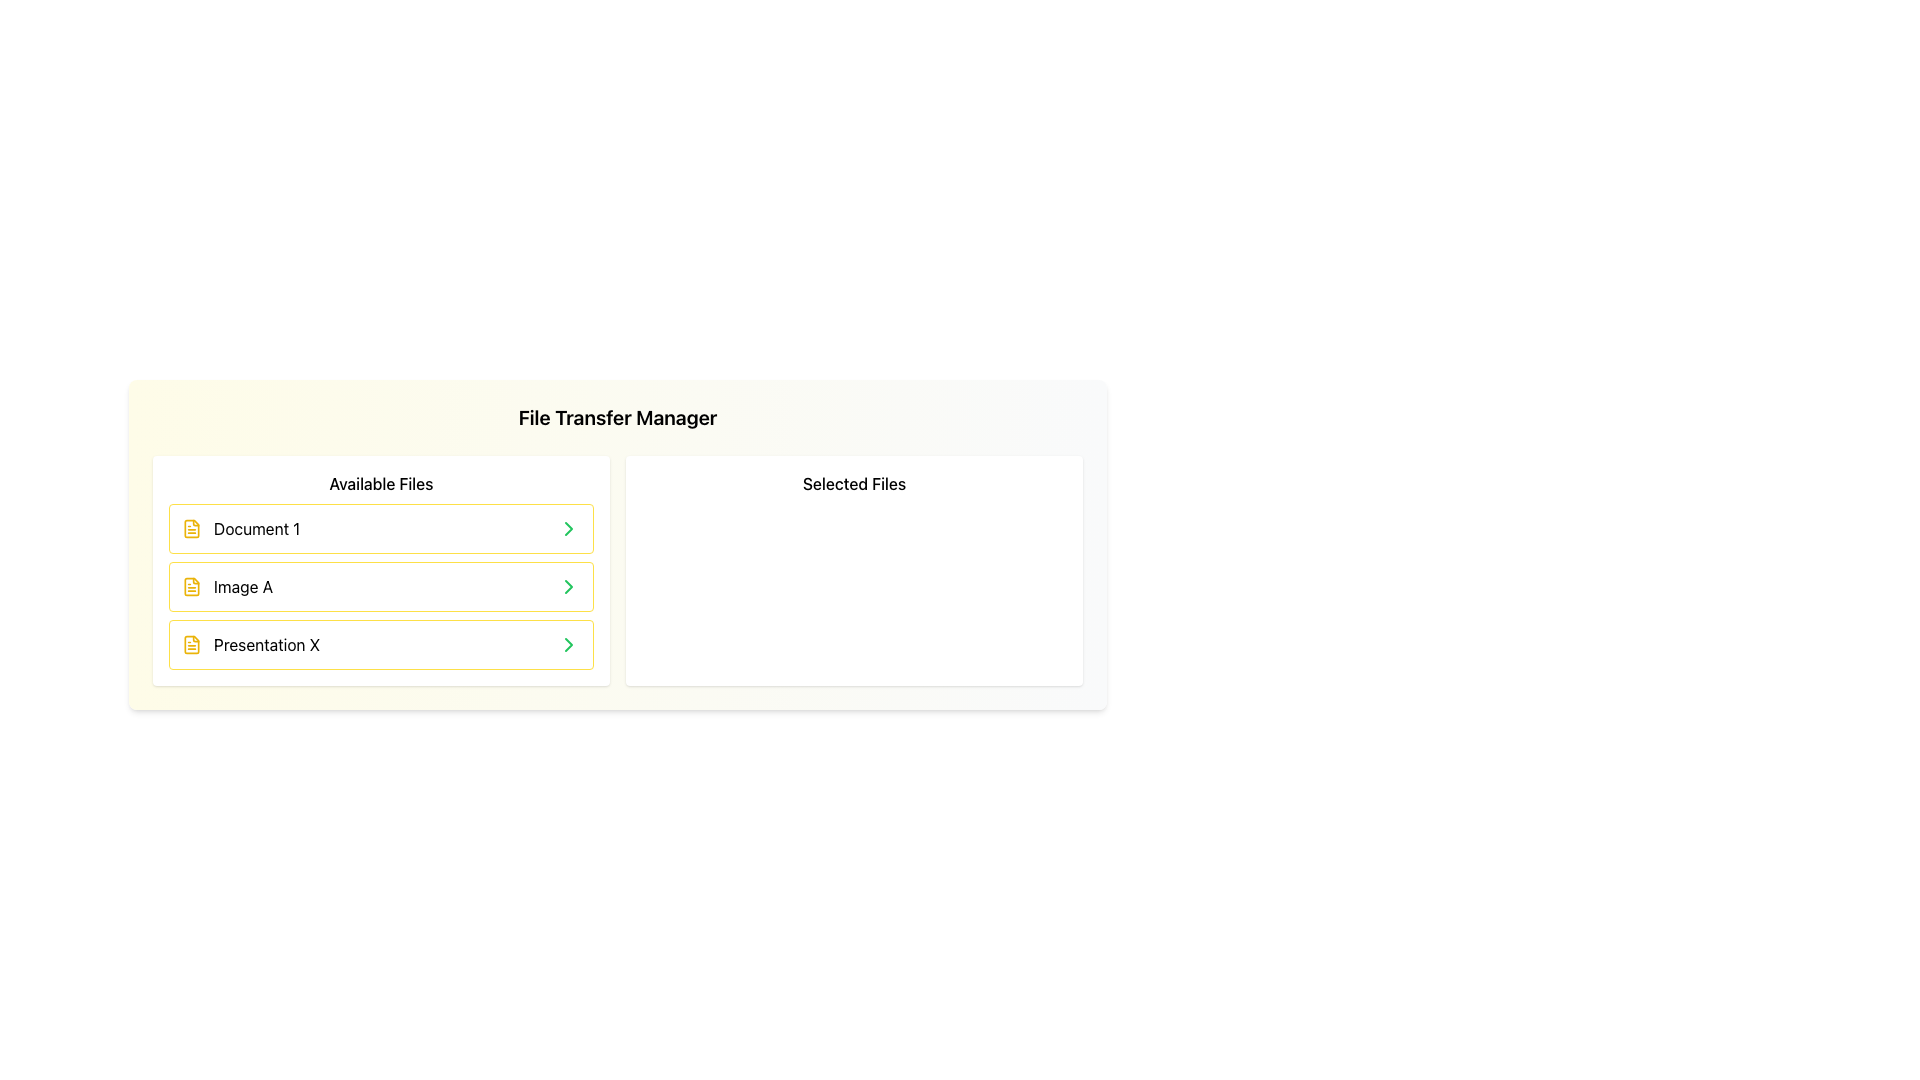 This screenshot has width=1920, height=1080. What do you see at coordinates (568, 585) in the screenshot?
I see `the interactive button located near the right border of the second list item under the 'Available Files' column to change its color` at bounding box center [568, 585].